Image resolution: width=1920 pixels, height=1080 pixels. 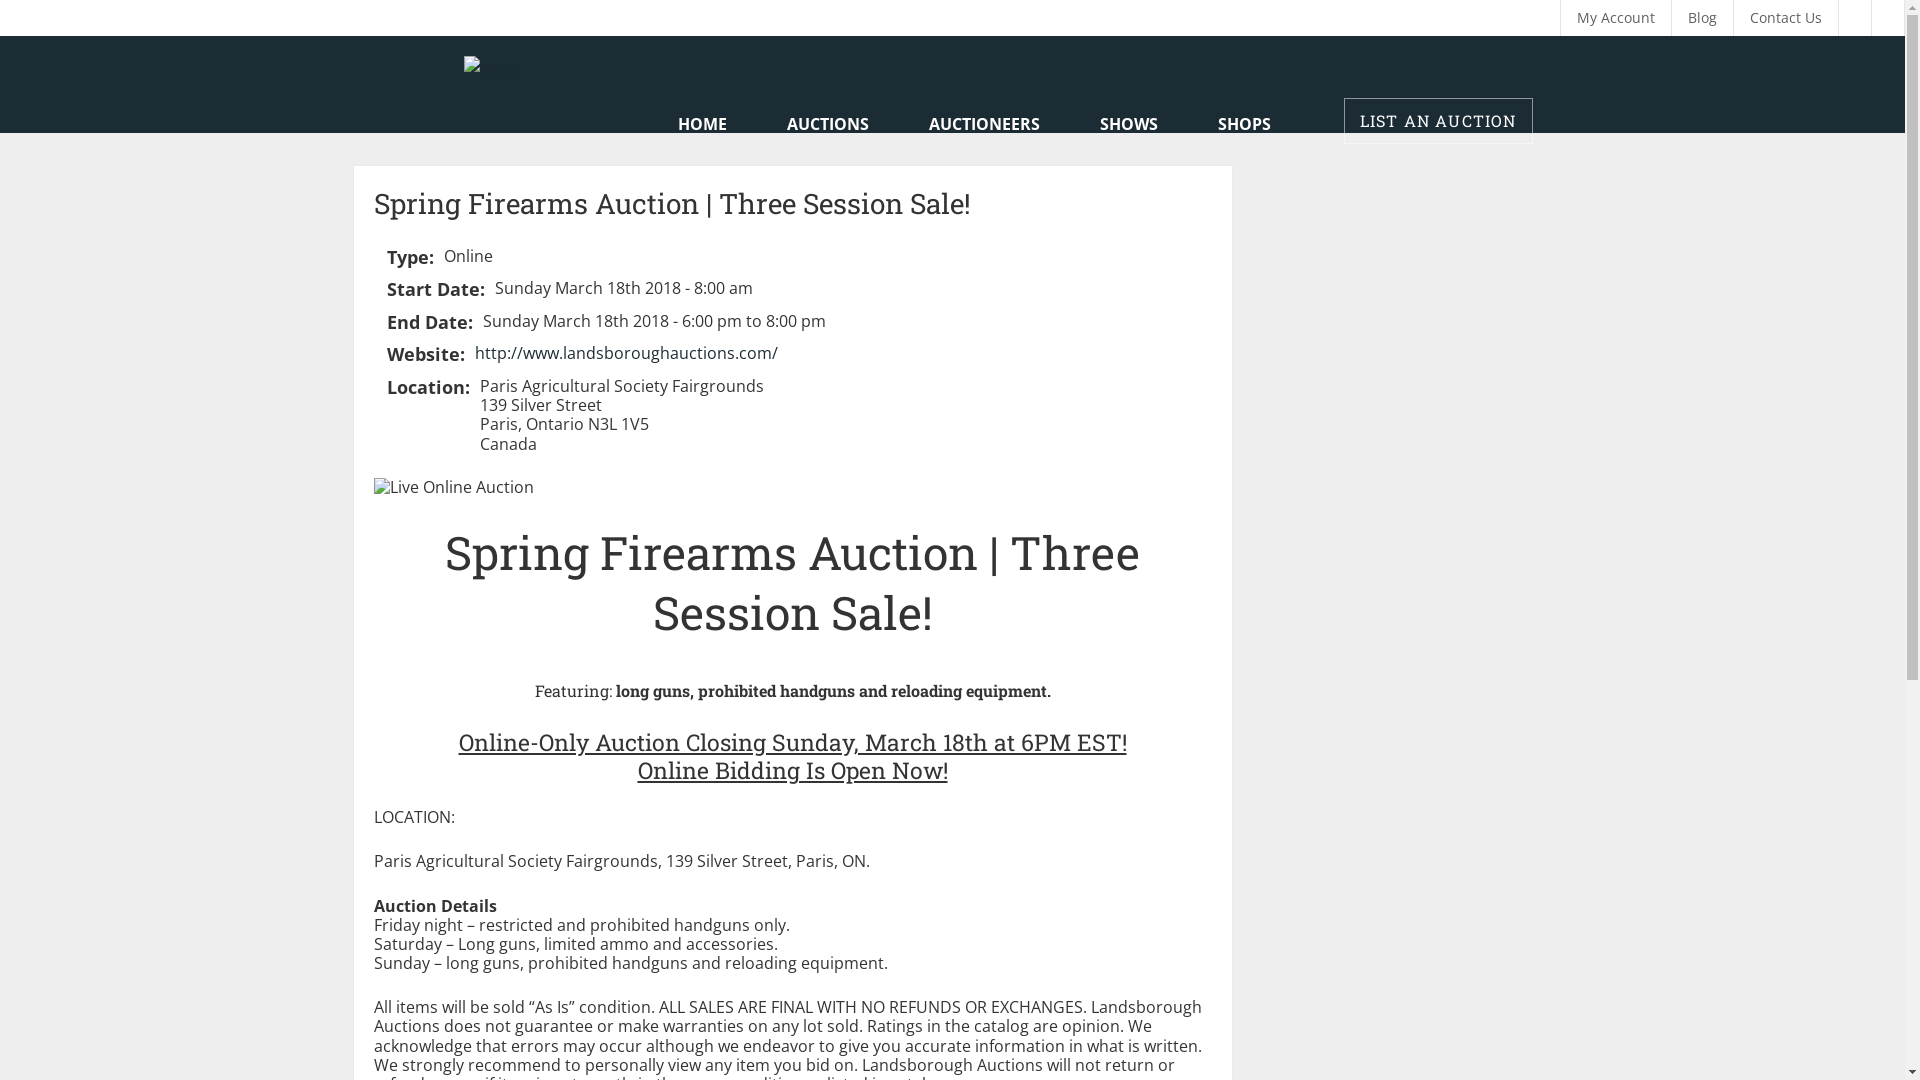 I want to click on 'HOME', so click(x=702, y=124).